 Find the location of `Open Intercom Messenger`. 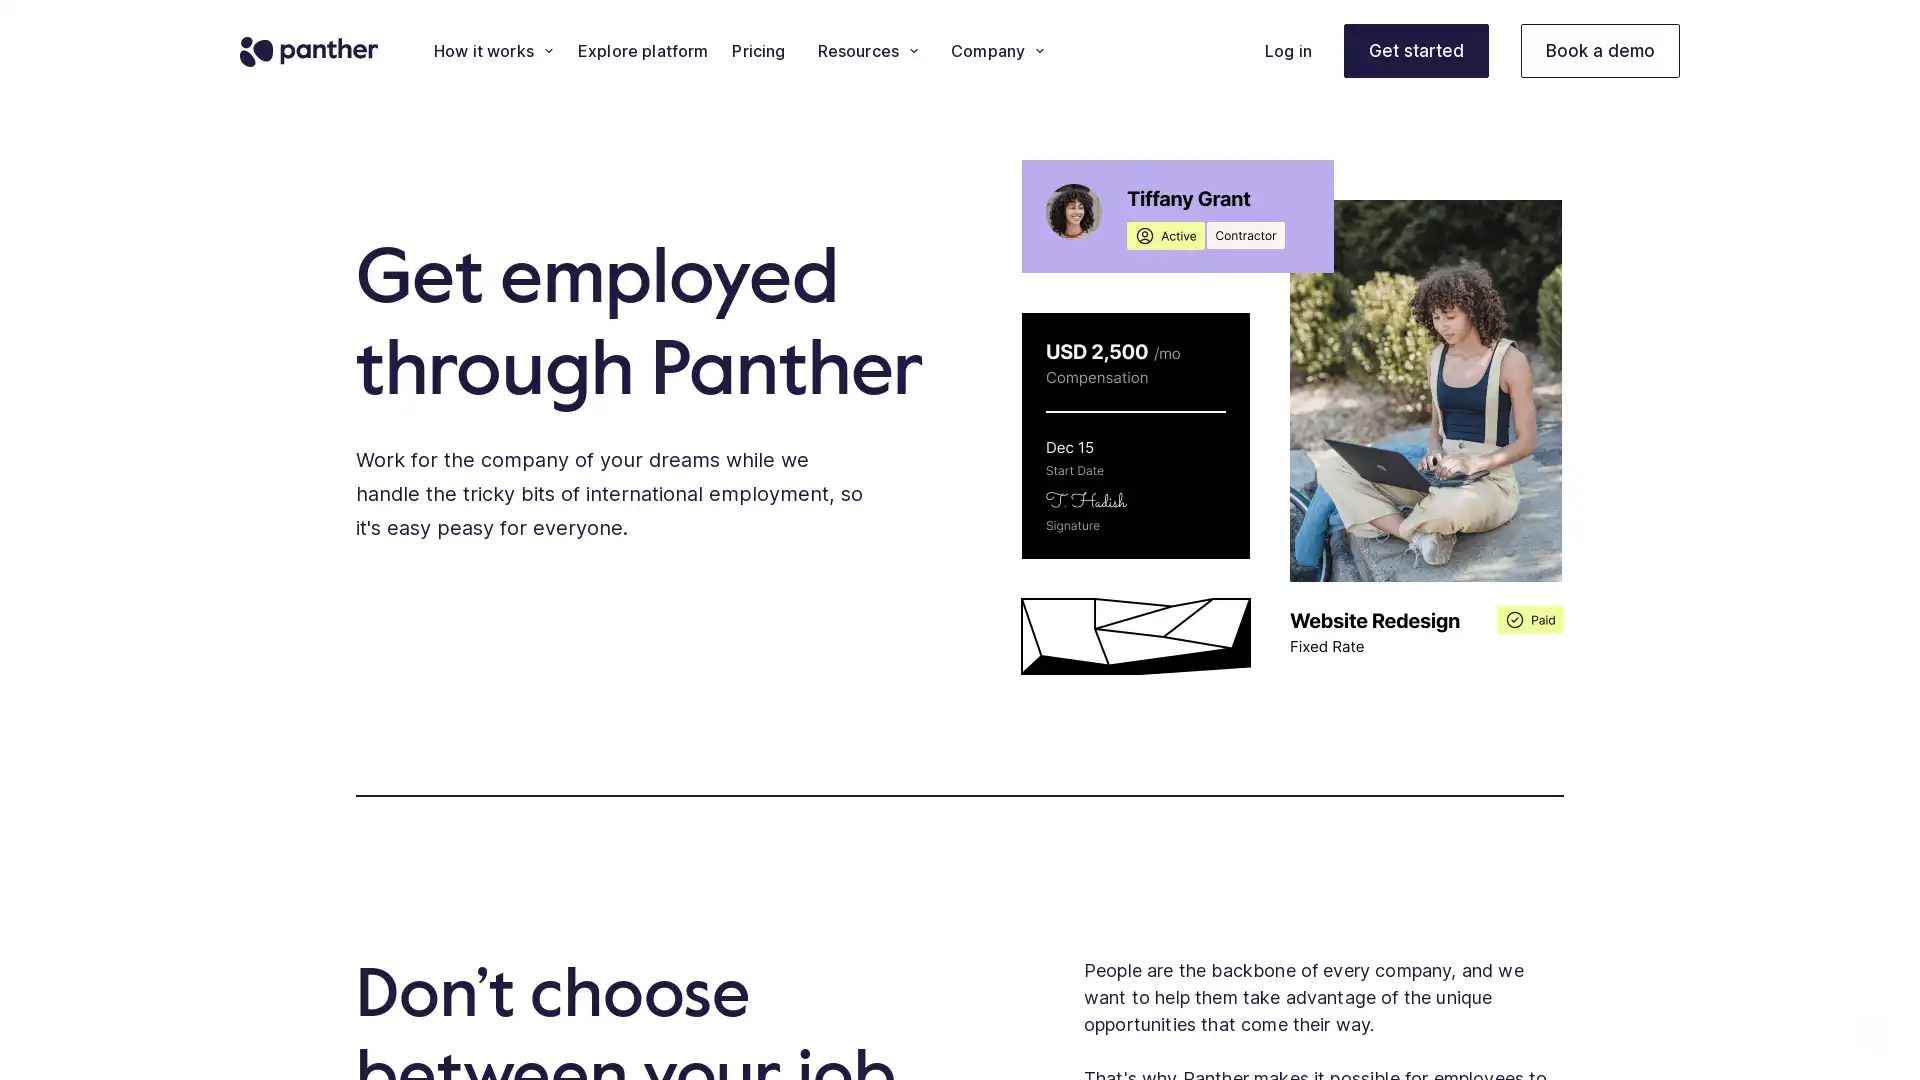

Open Intercom Messenger is located at coordinates (1869, 1029).